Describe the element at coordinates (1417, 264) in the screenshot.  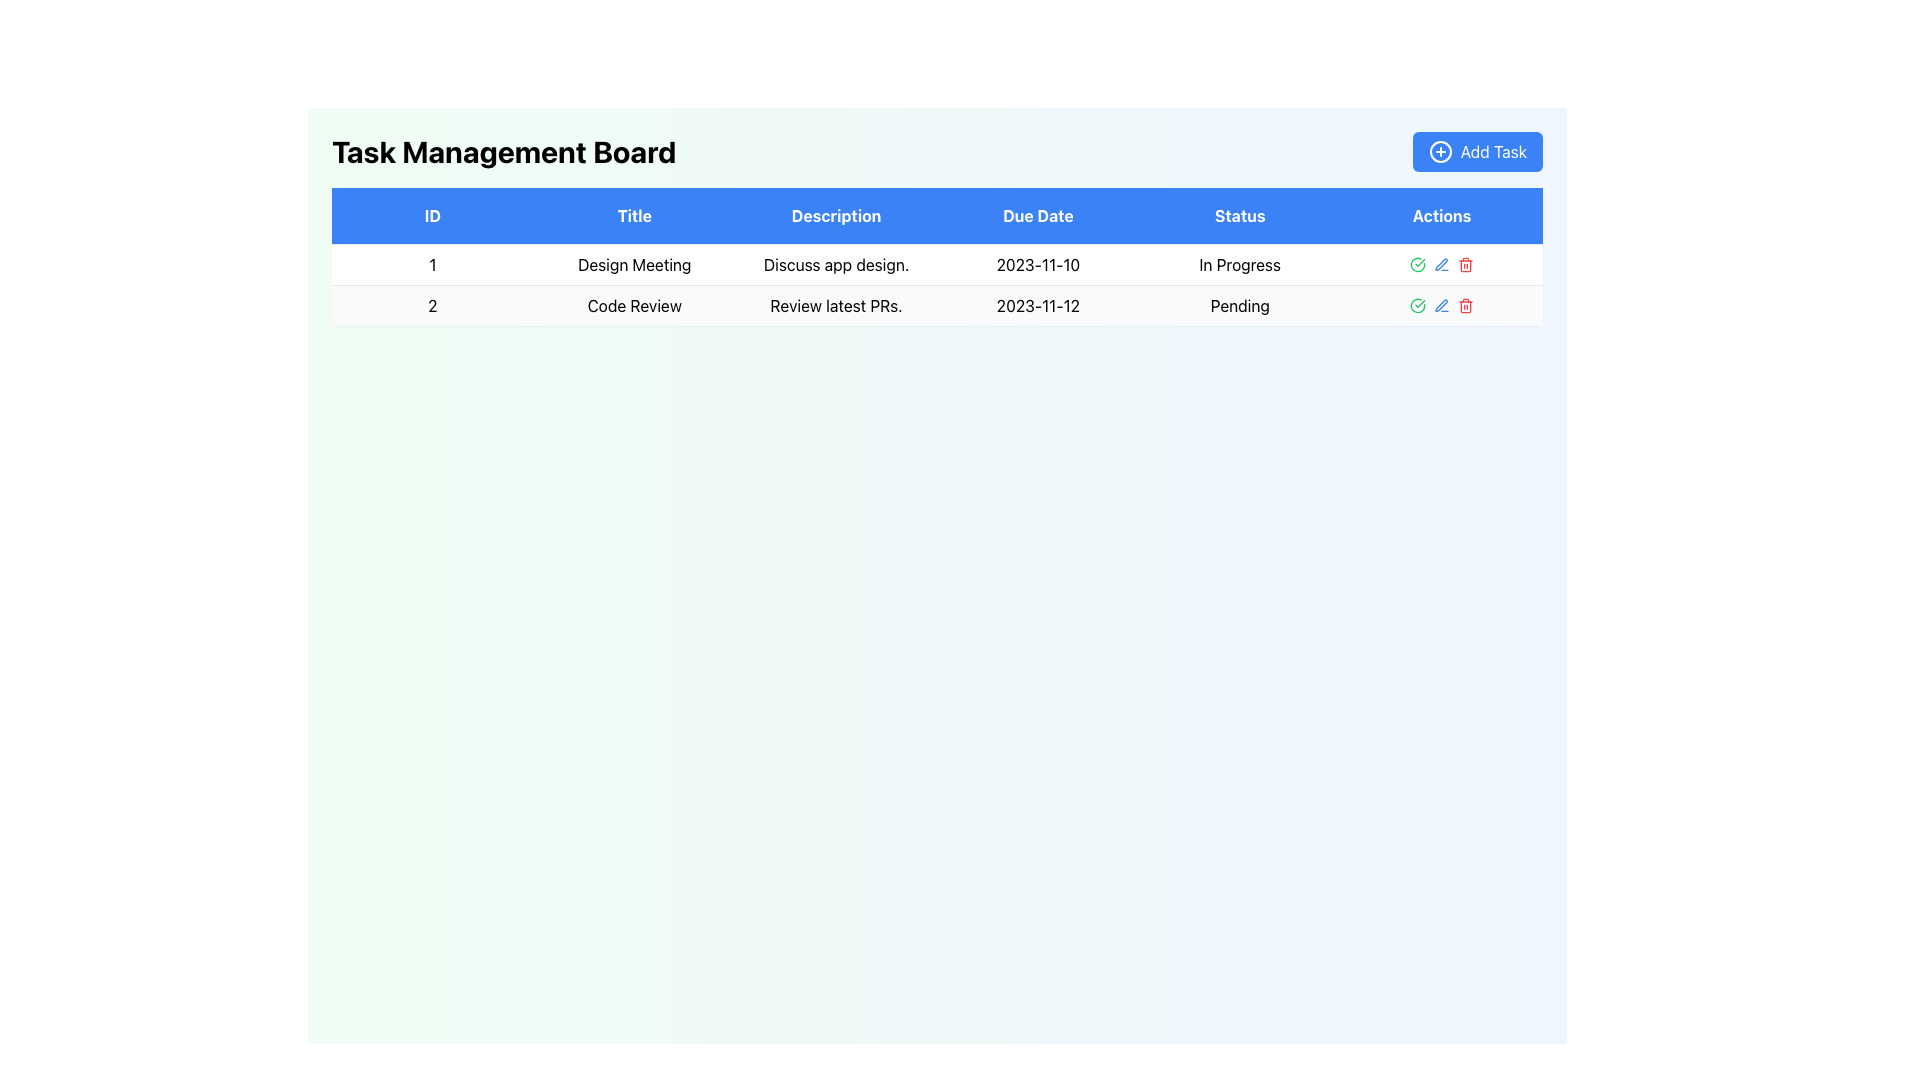
I see `the green circular icon button with a checkmark, located in the 'Actions' column of the second row in the table` at that location.